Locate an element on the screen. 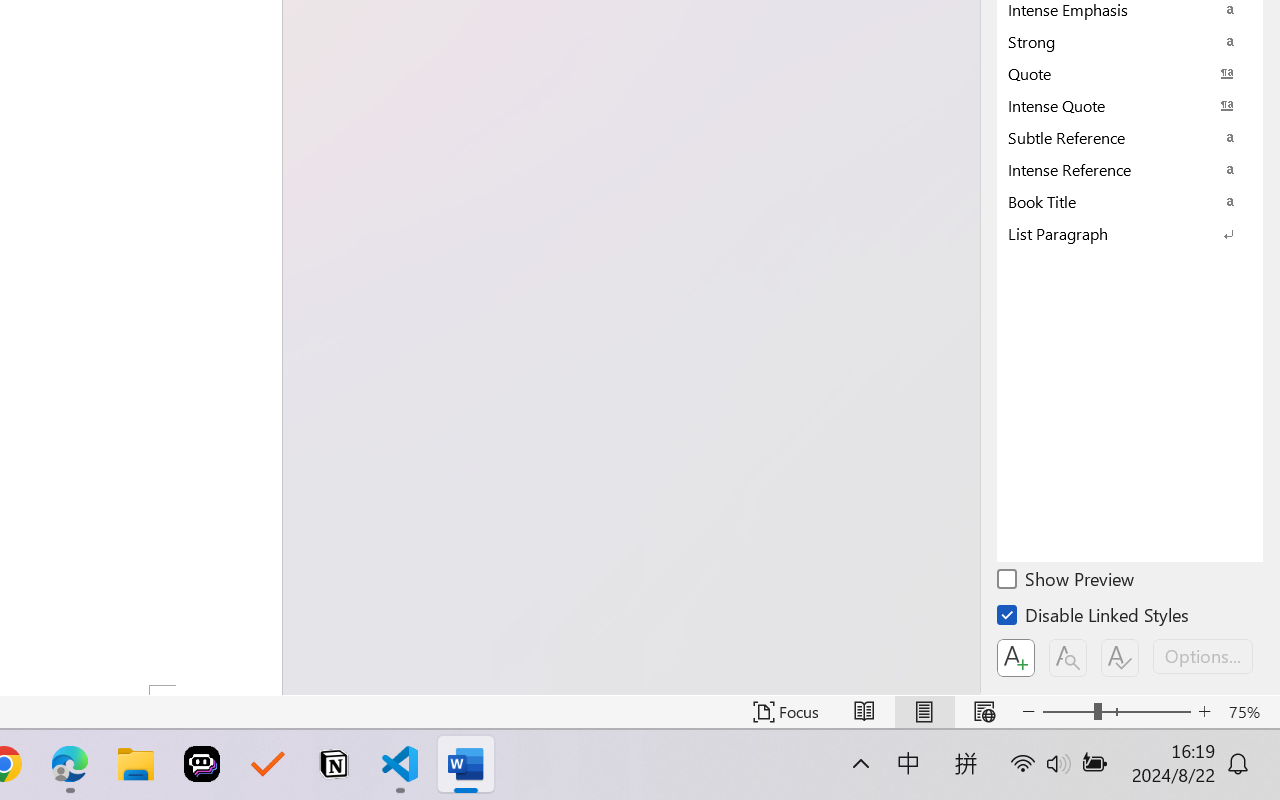  'Subtle Reference' is located at coordinates (1130, 137).